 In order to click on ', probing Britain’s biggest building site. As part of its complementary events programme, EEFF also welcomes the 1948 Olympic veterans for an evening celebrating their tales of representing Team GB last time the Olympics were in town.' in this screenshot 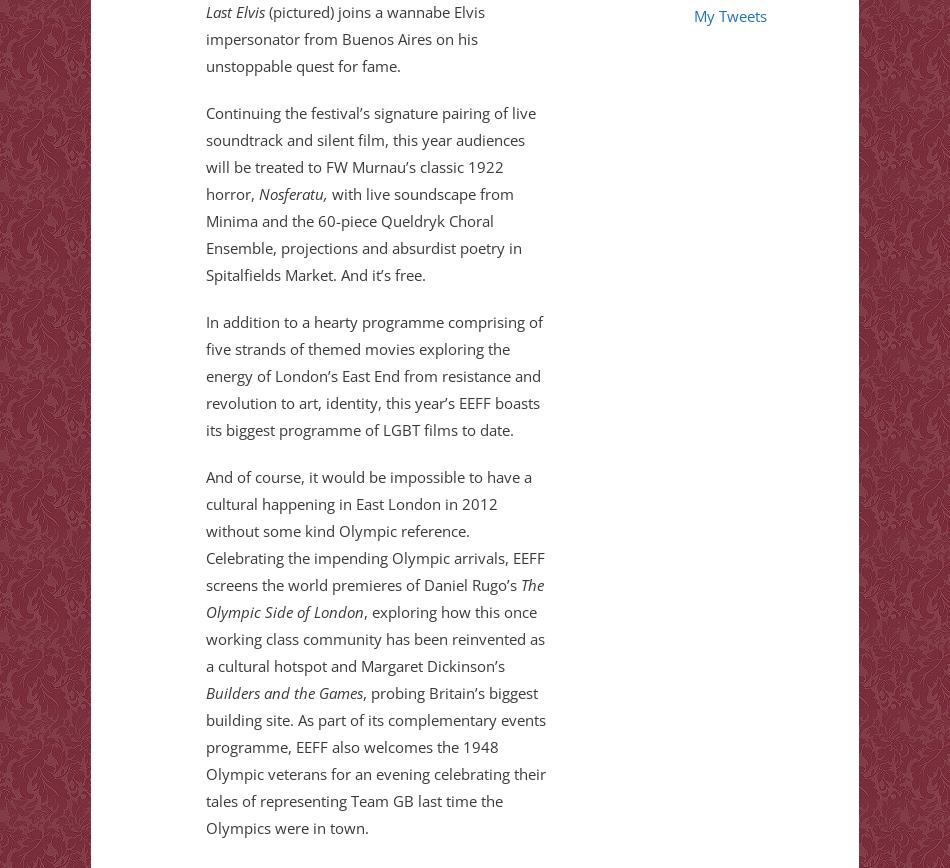, I will do `click(375, 760)`.